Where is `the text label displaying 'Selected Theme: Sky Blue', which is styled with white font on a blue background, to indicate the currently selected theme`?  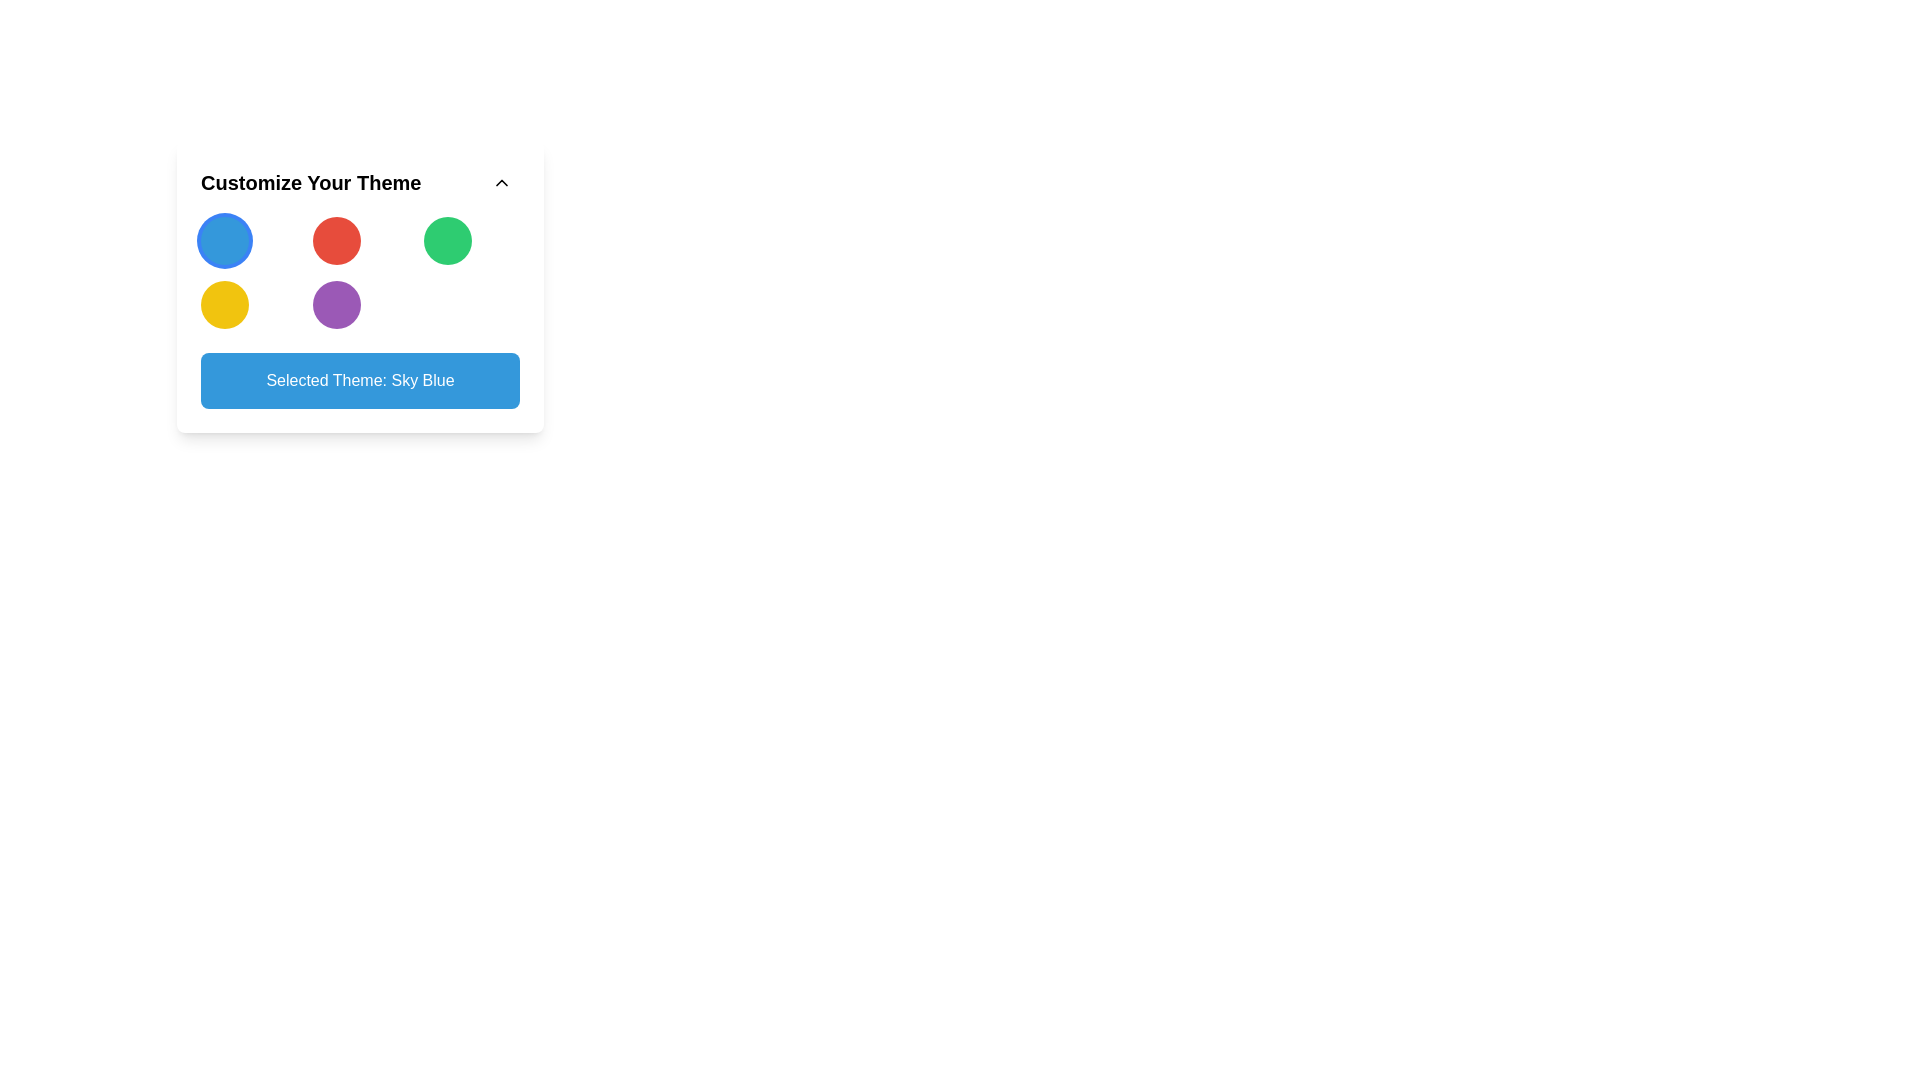 the text label displaying 'Selected Theme: Sky Blue', which is styled with white font on a blue background, to indicate the currently selected theme is located at coordinates (360, 381).